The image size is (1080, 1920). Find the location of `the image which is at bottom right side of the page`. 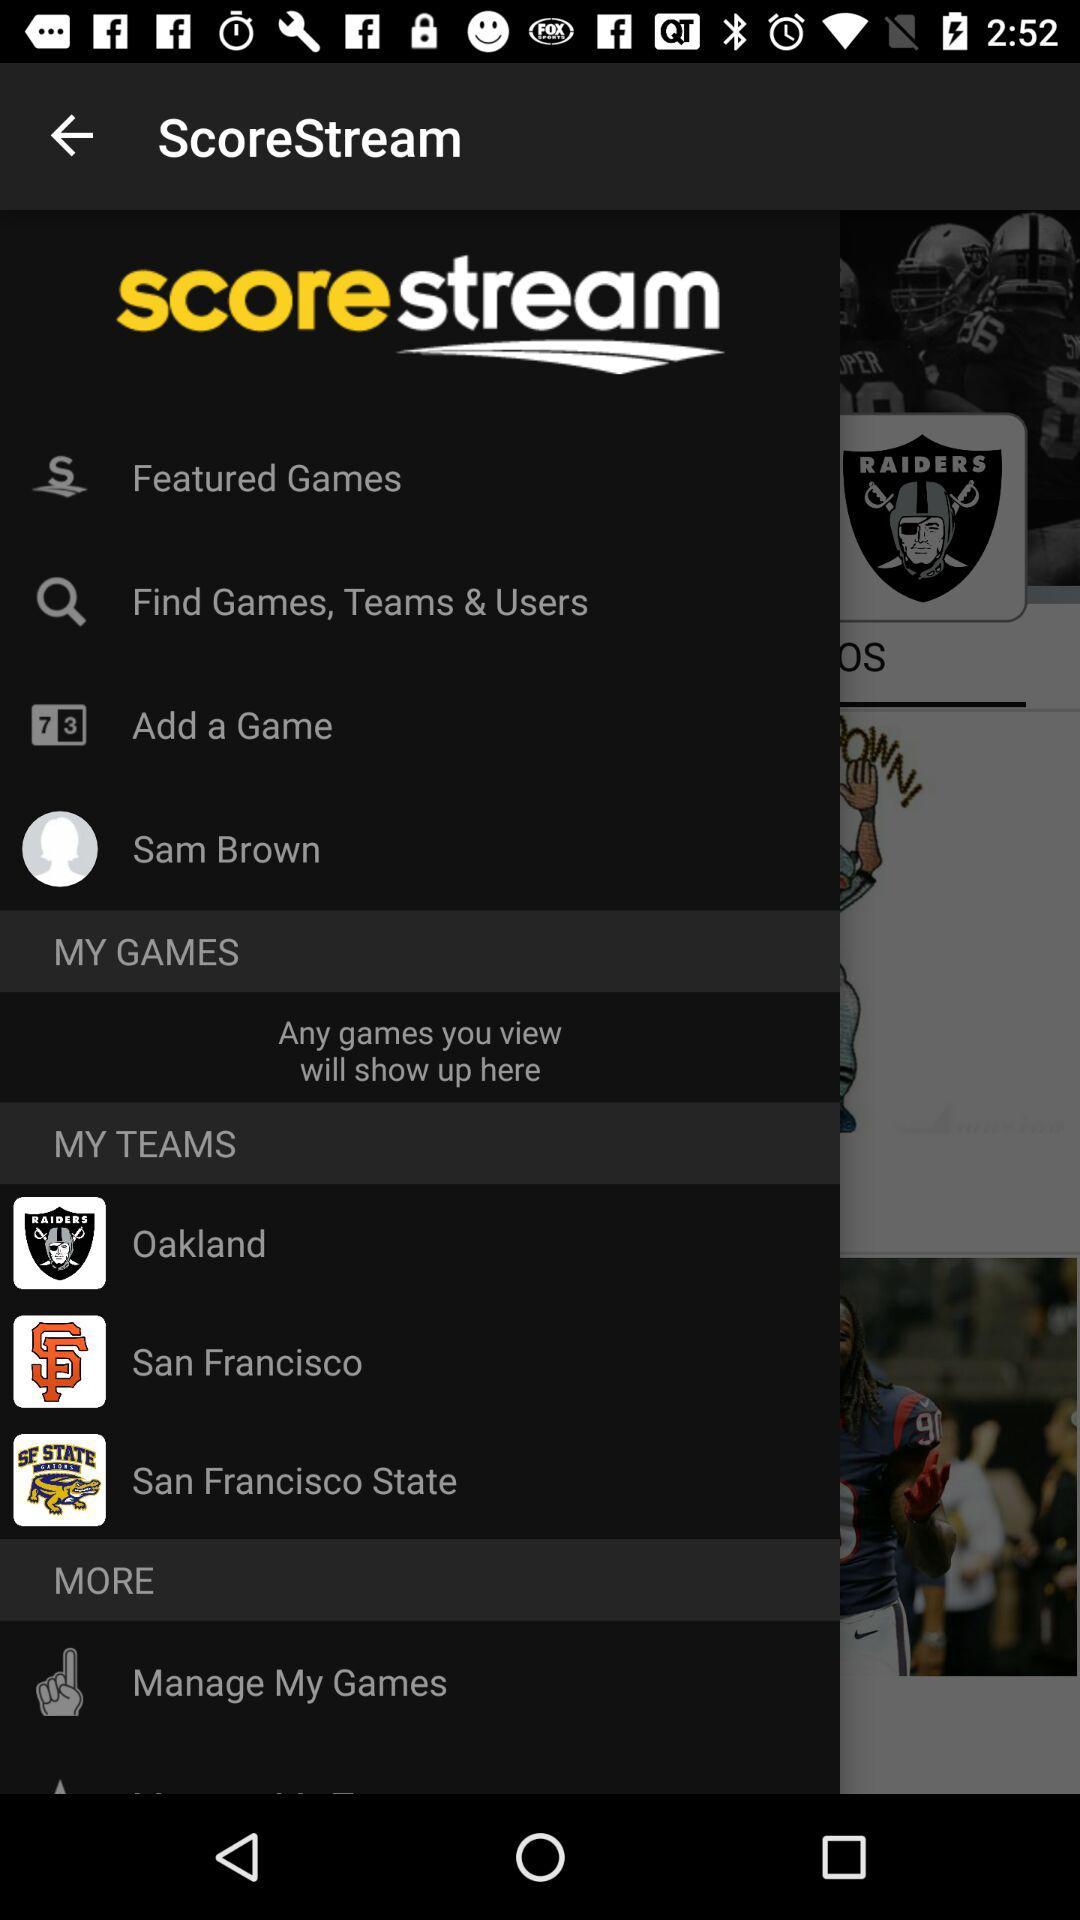

the image which is at bottom right side of the page is located at coordinates (810, 1467).